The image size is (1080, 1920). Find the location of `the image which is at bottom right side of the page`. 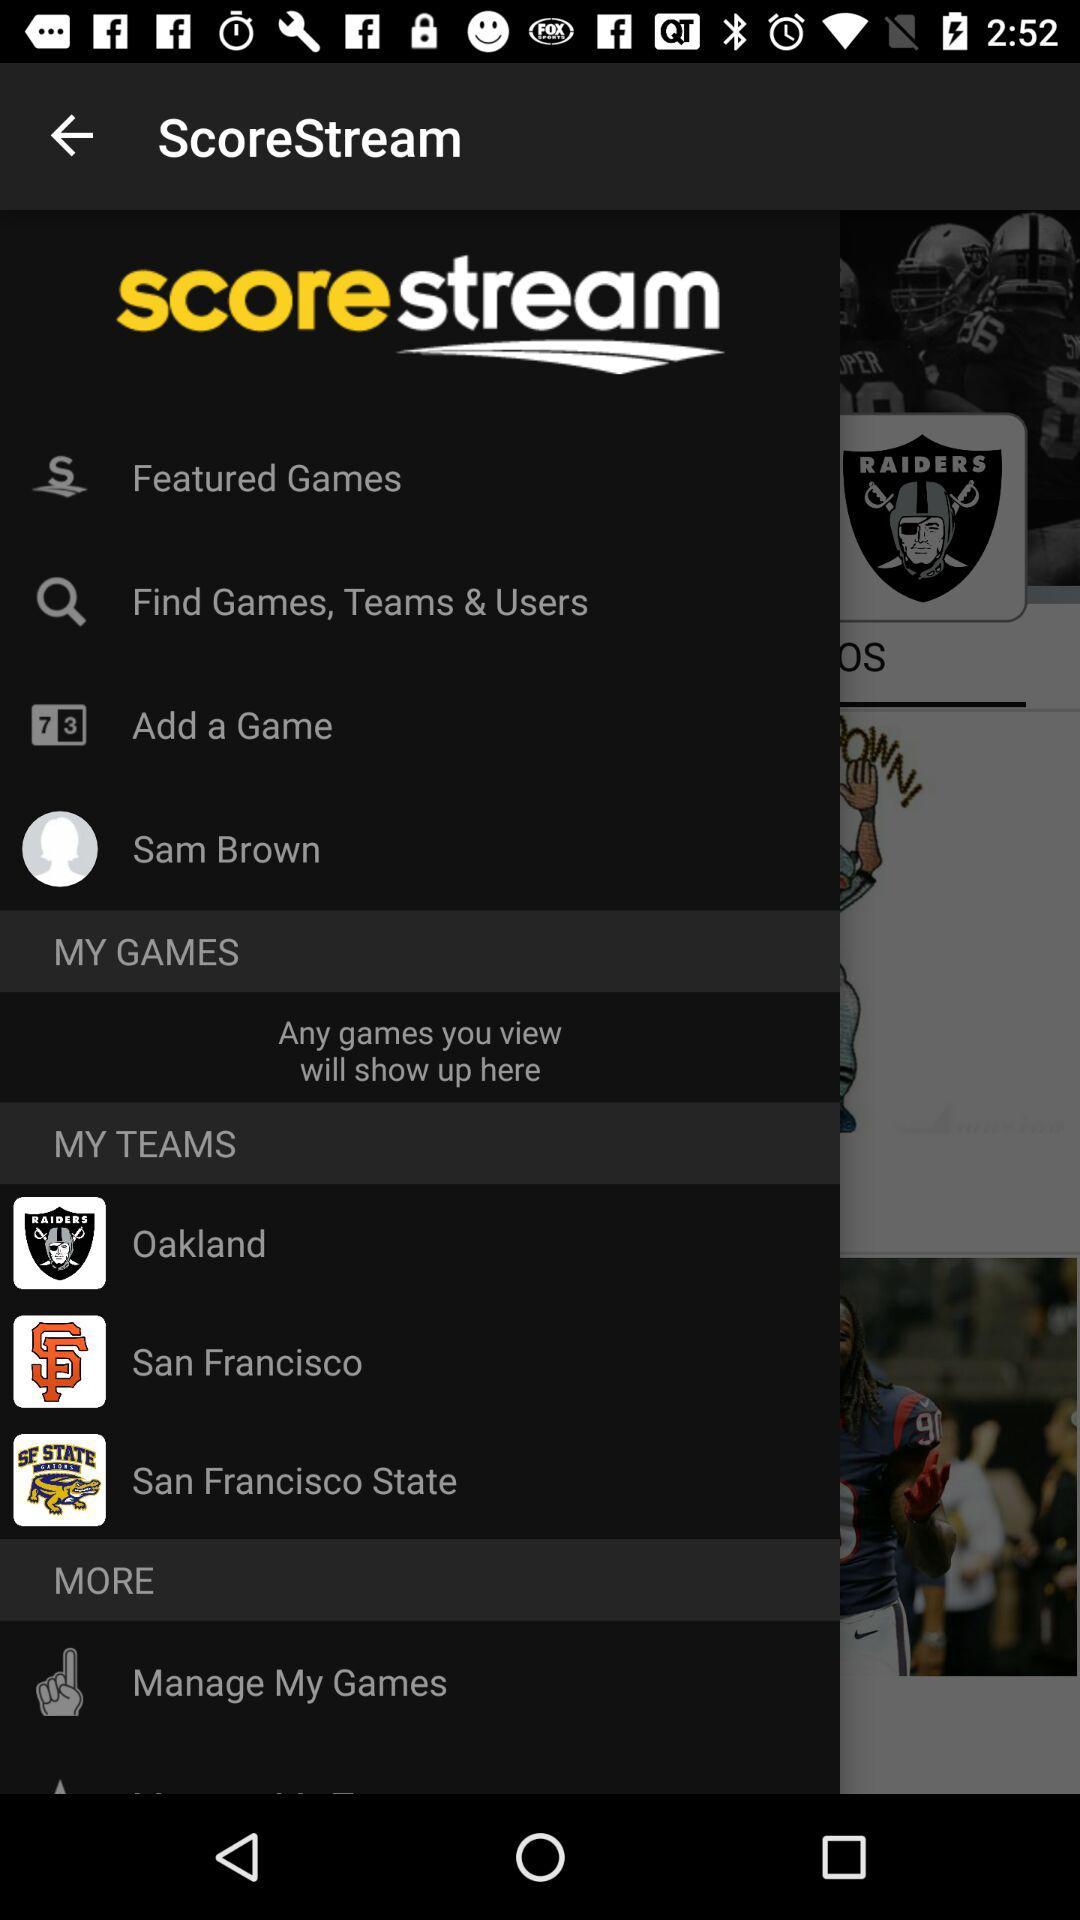

the image which is at bottom right side of the page is located at coordinates (810, 1467).